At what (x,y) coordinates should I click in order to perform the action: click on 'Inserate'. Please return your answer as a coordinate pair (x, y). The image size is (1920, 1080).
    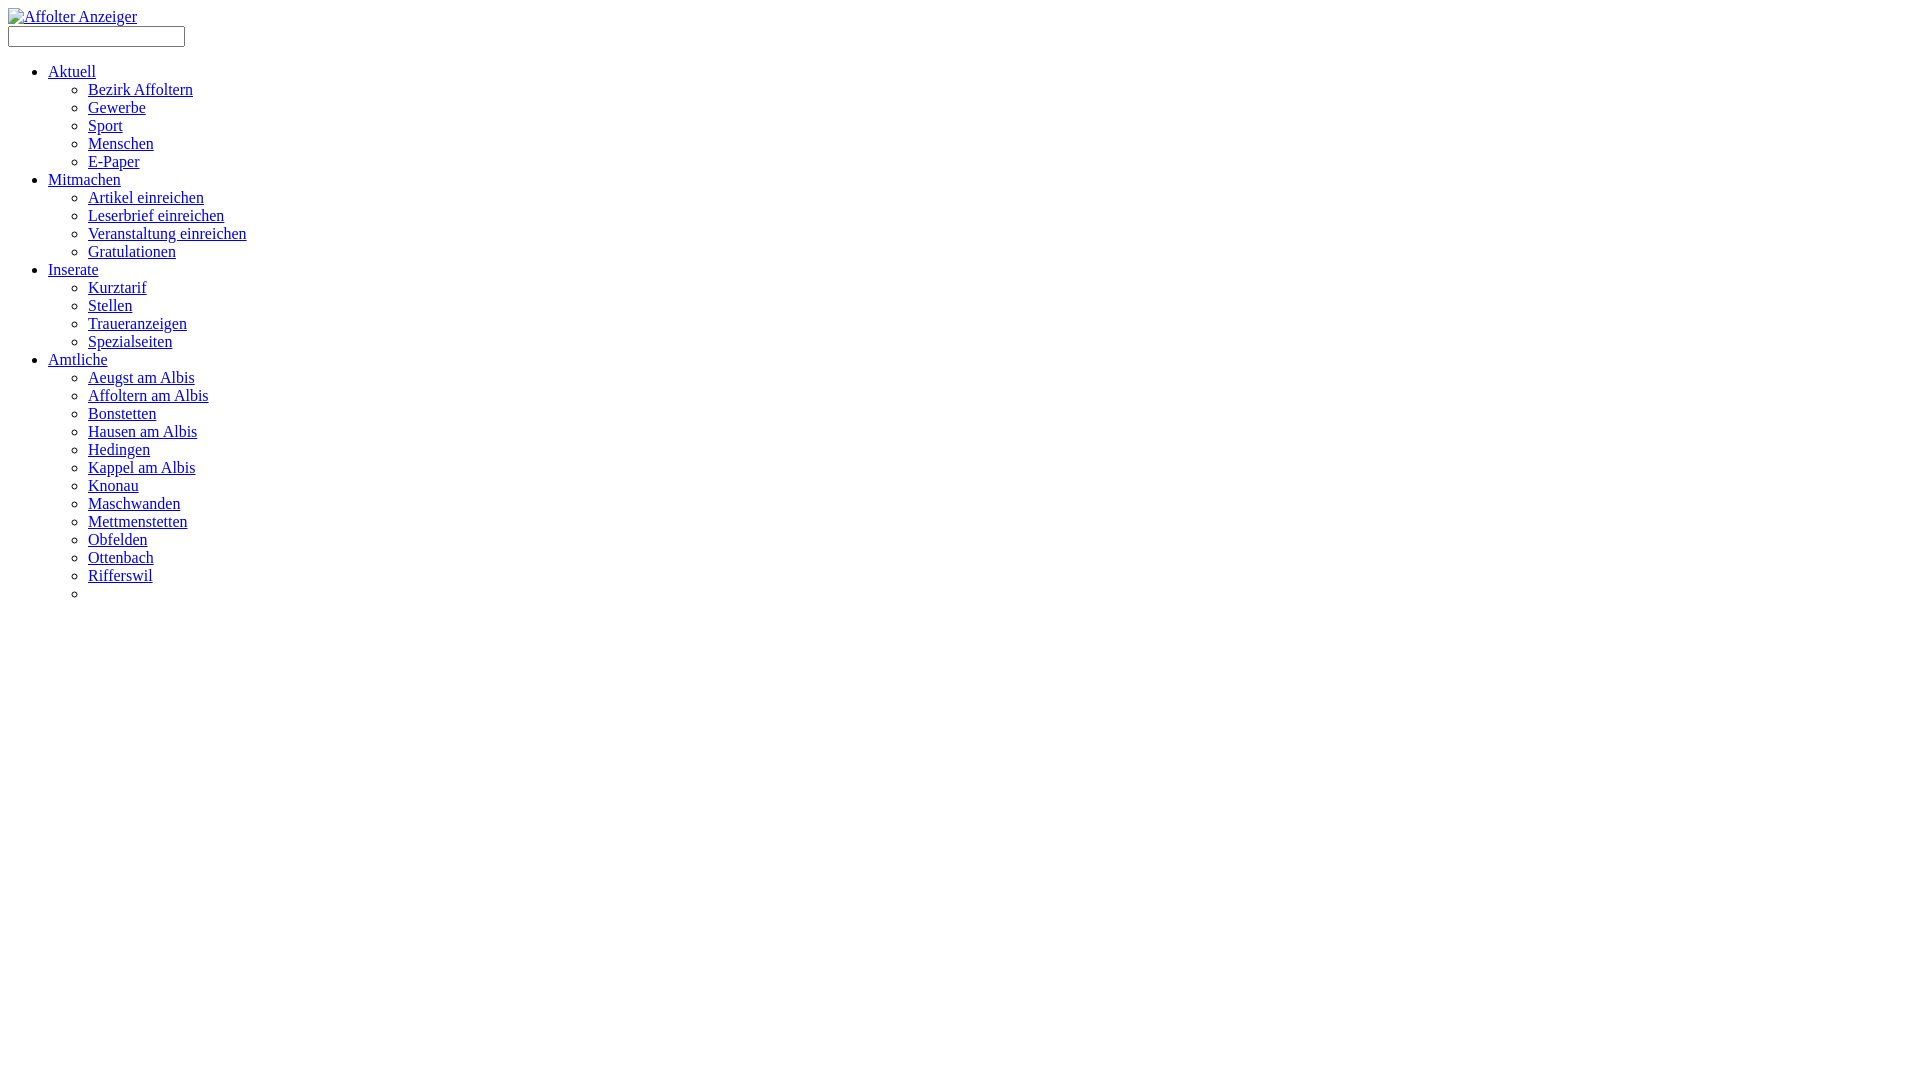
    Looking at the image, I should click on (73, 268).